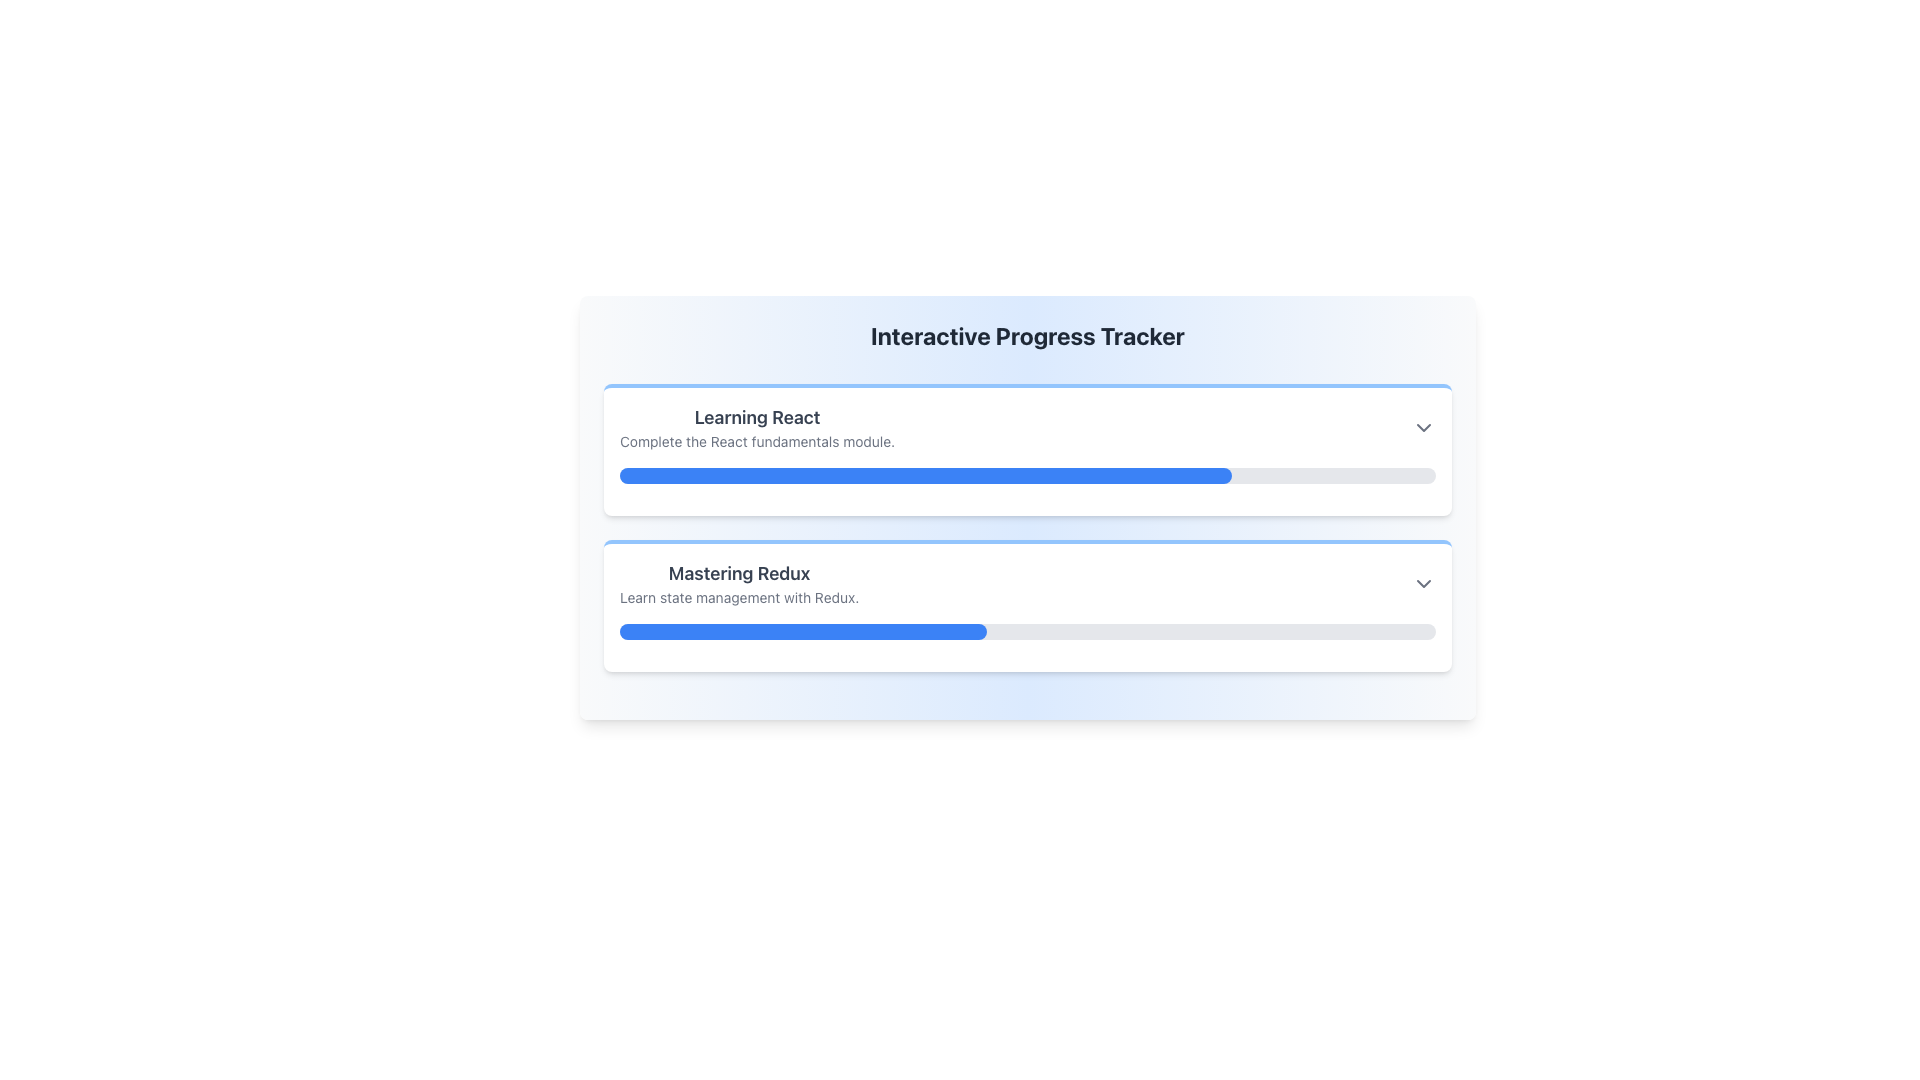  I want to click on text from the title label that serves as a header for the section about learning state management using Redux, located below the progress tracker section and above the subheading, so click(738, 574).